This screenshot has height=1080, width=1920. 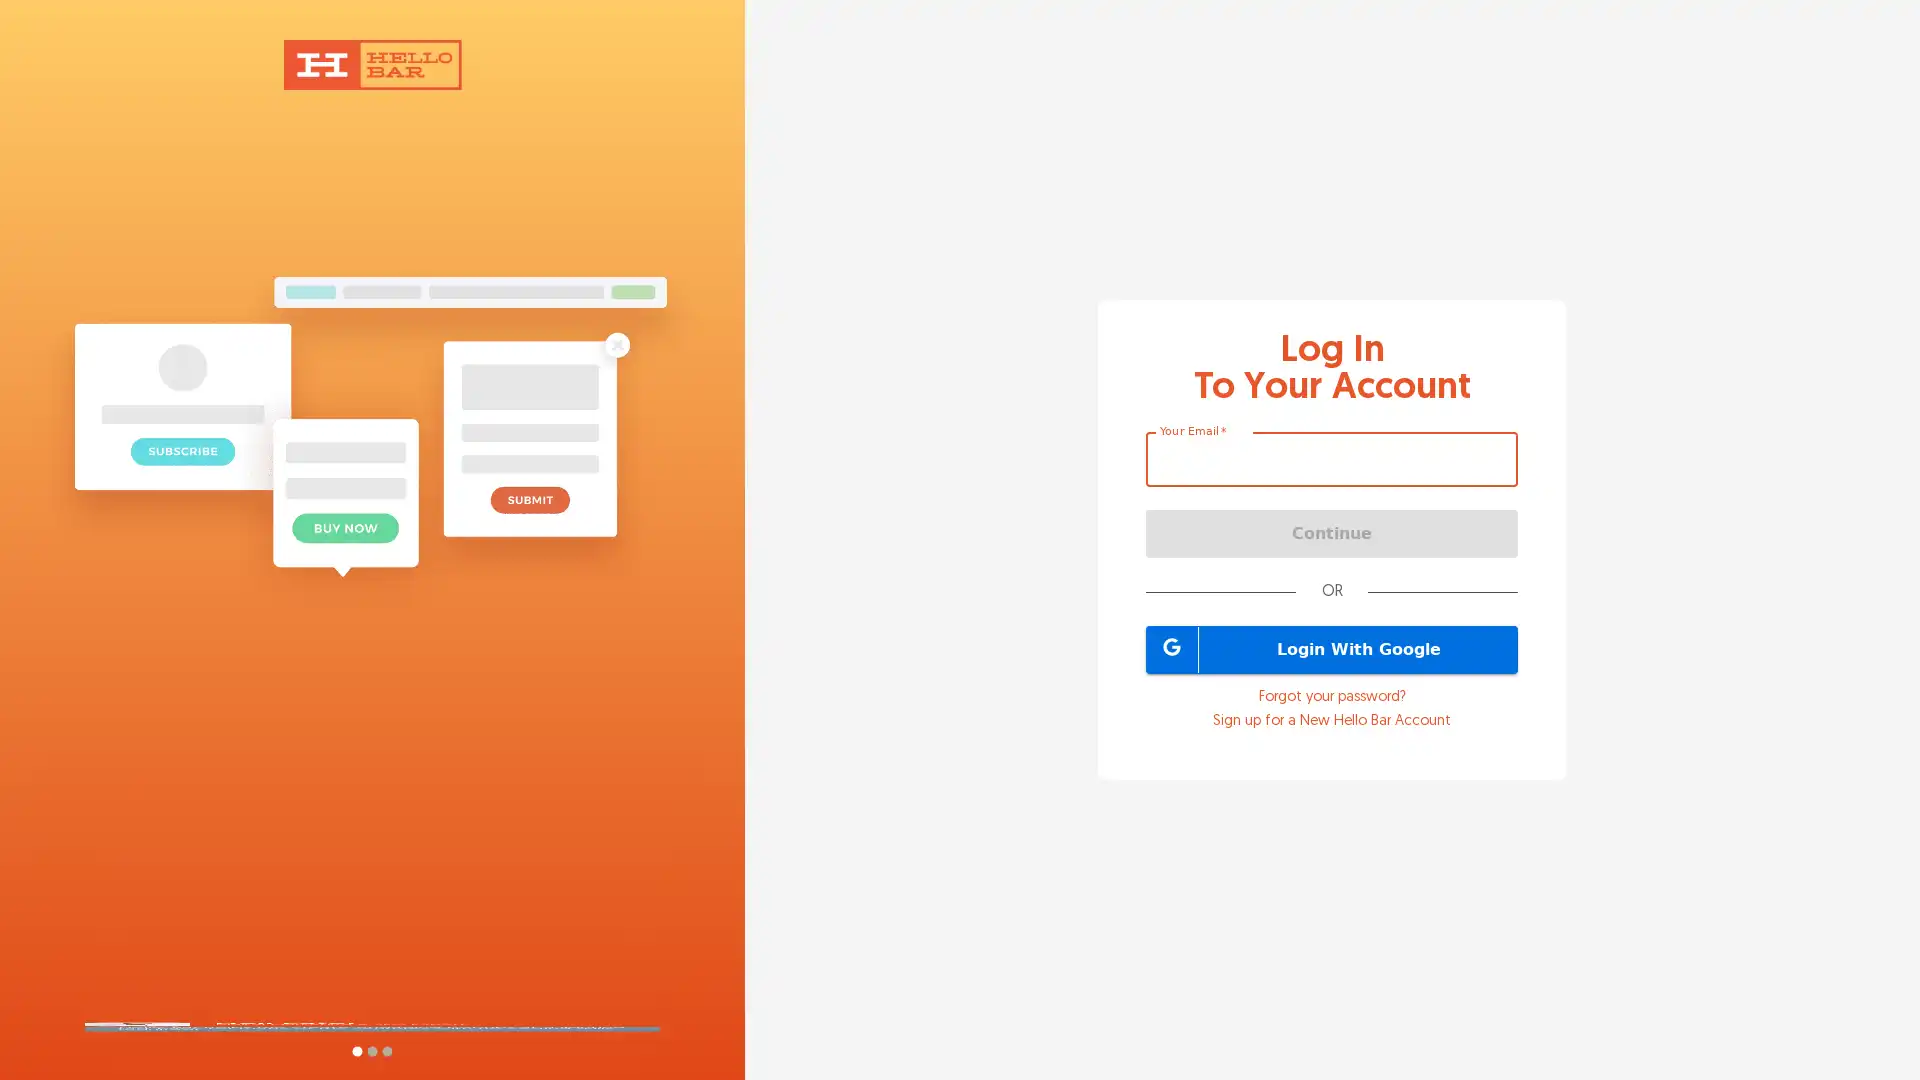 What do you see at coordinates (356, 1050) in the screenshot?
I see `carousel indicator 1` at bounding box center [356, 1050].